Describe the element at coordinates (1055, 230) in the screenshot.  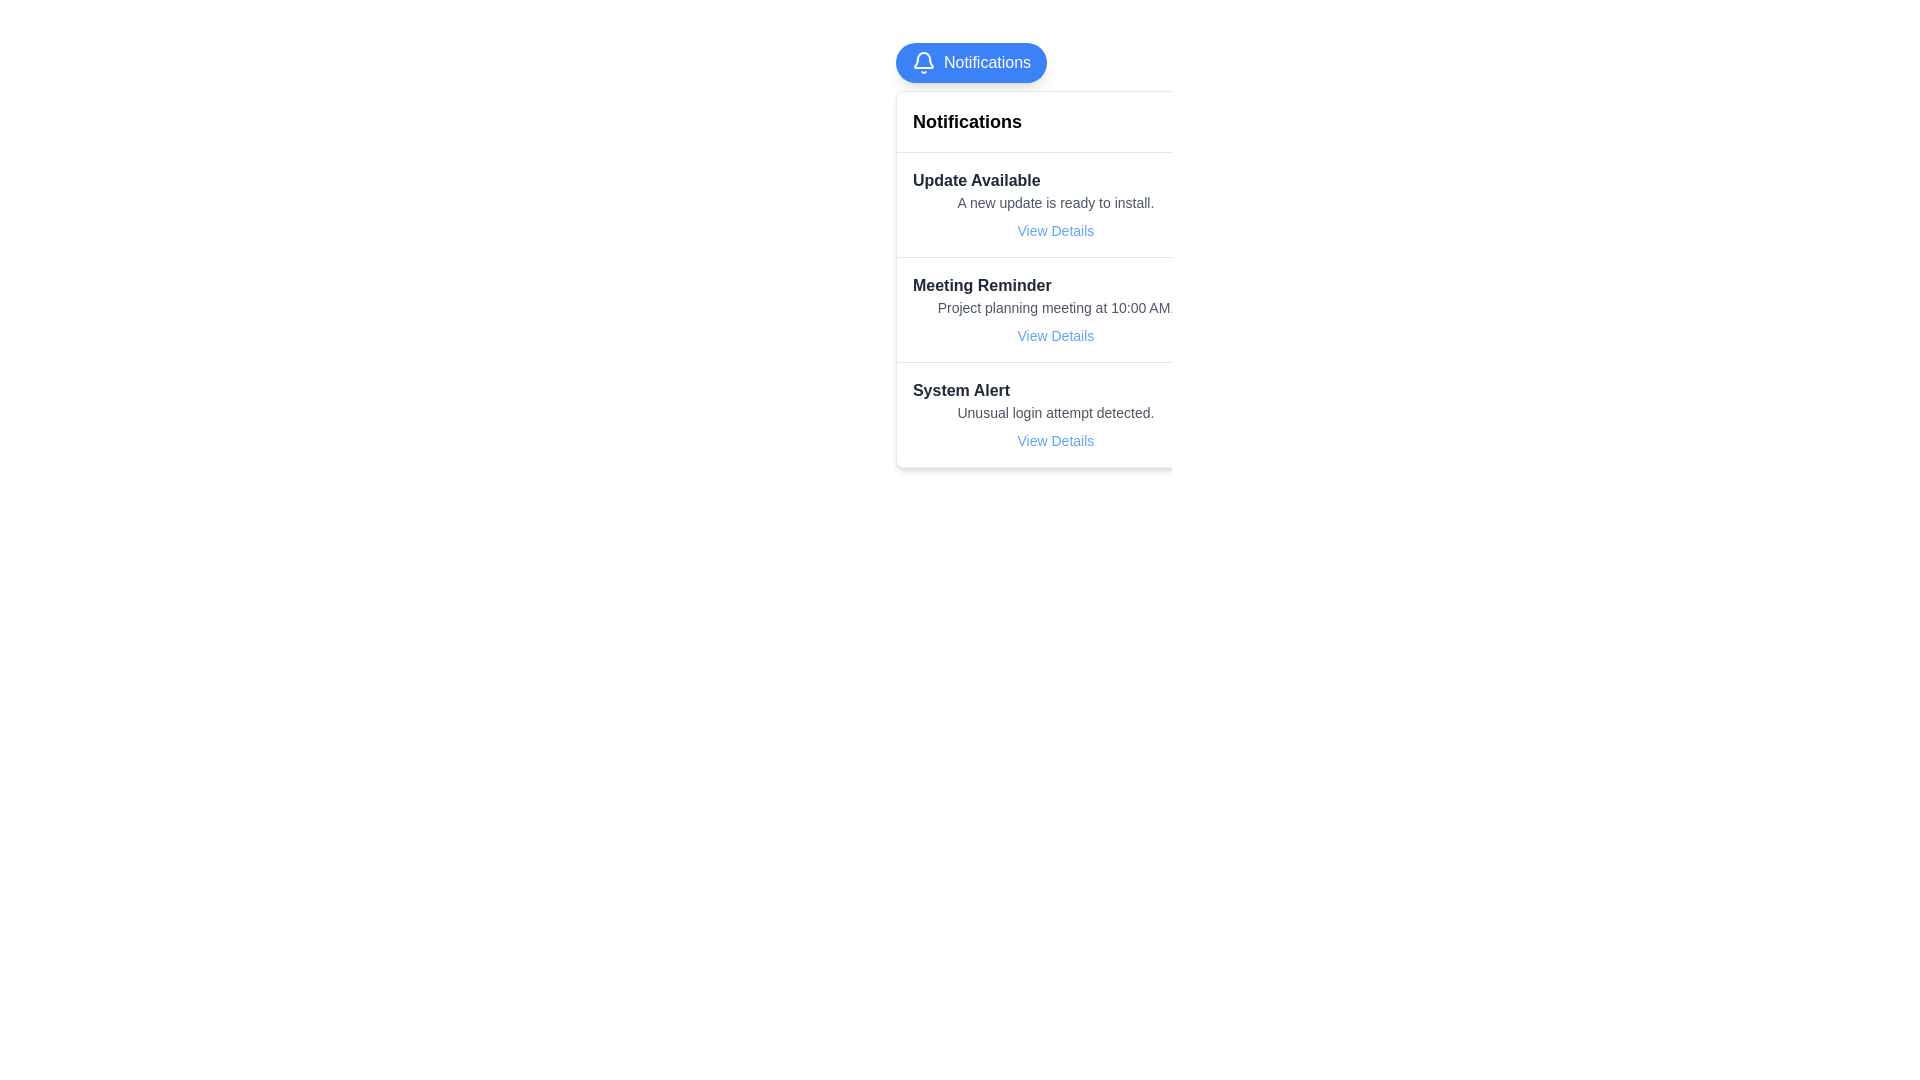
I see `the third hyperlink under the notification marked 'Update Available' that provides additional information about the update` at that location.